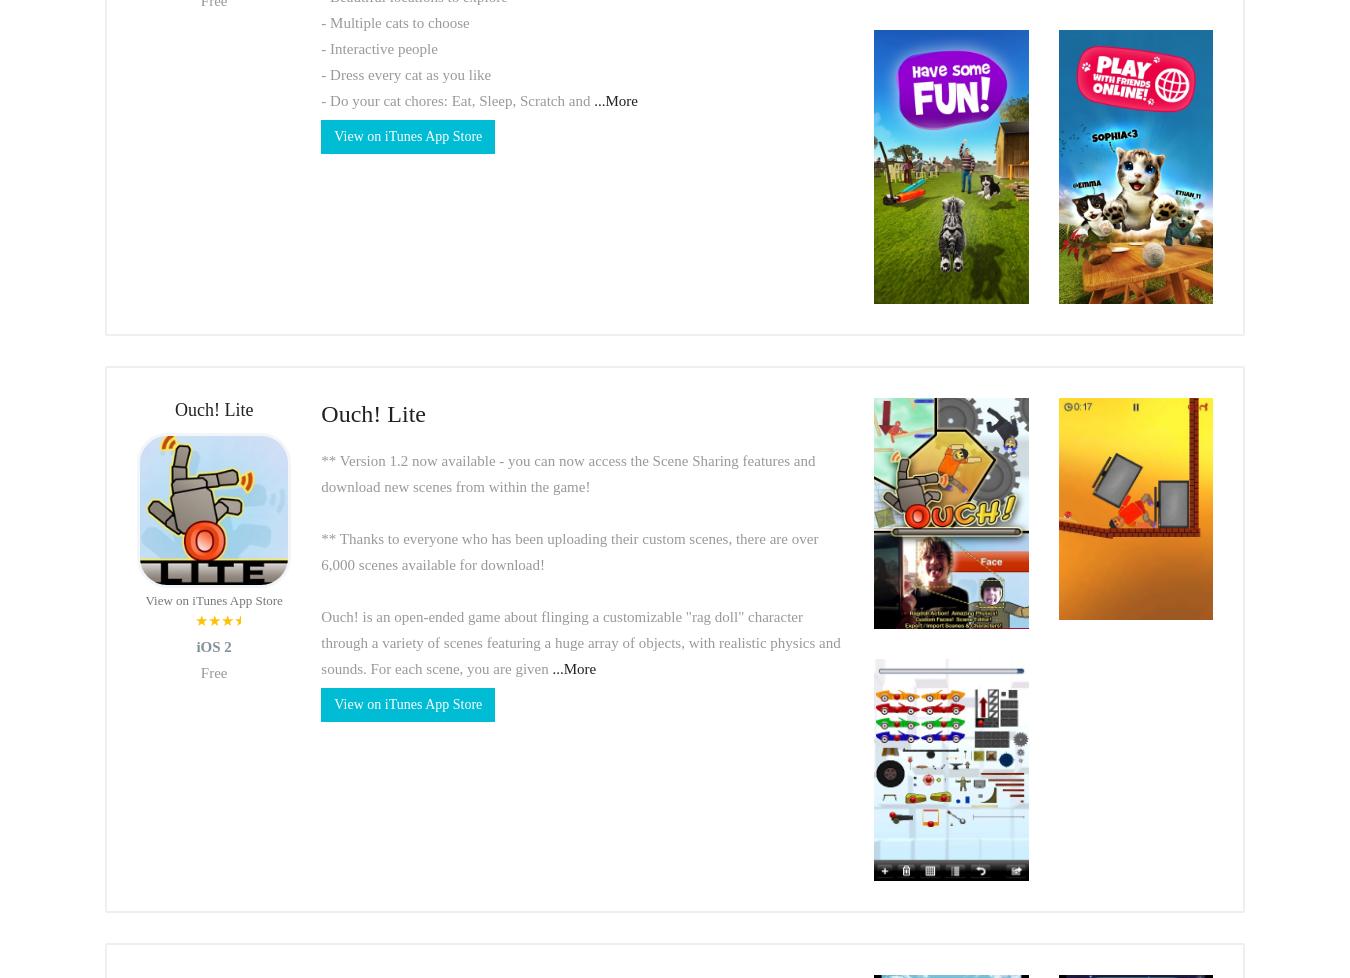 The width and height of the screenshot is (1350, 978). What do you see at coordinates (569, 551) in the screenshot?
I see `'** Thanks to everyone who has been uploading their custom scenes, there are over 6,000 scenes available for download!'` at bounding box center [569, 551].